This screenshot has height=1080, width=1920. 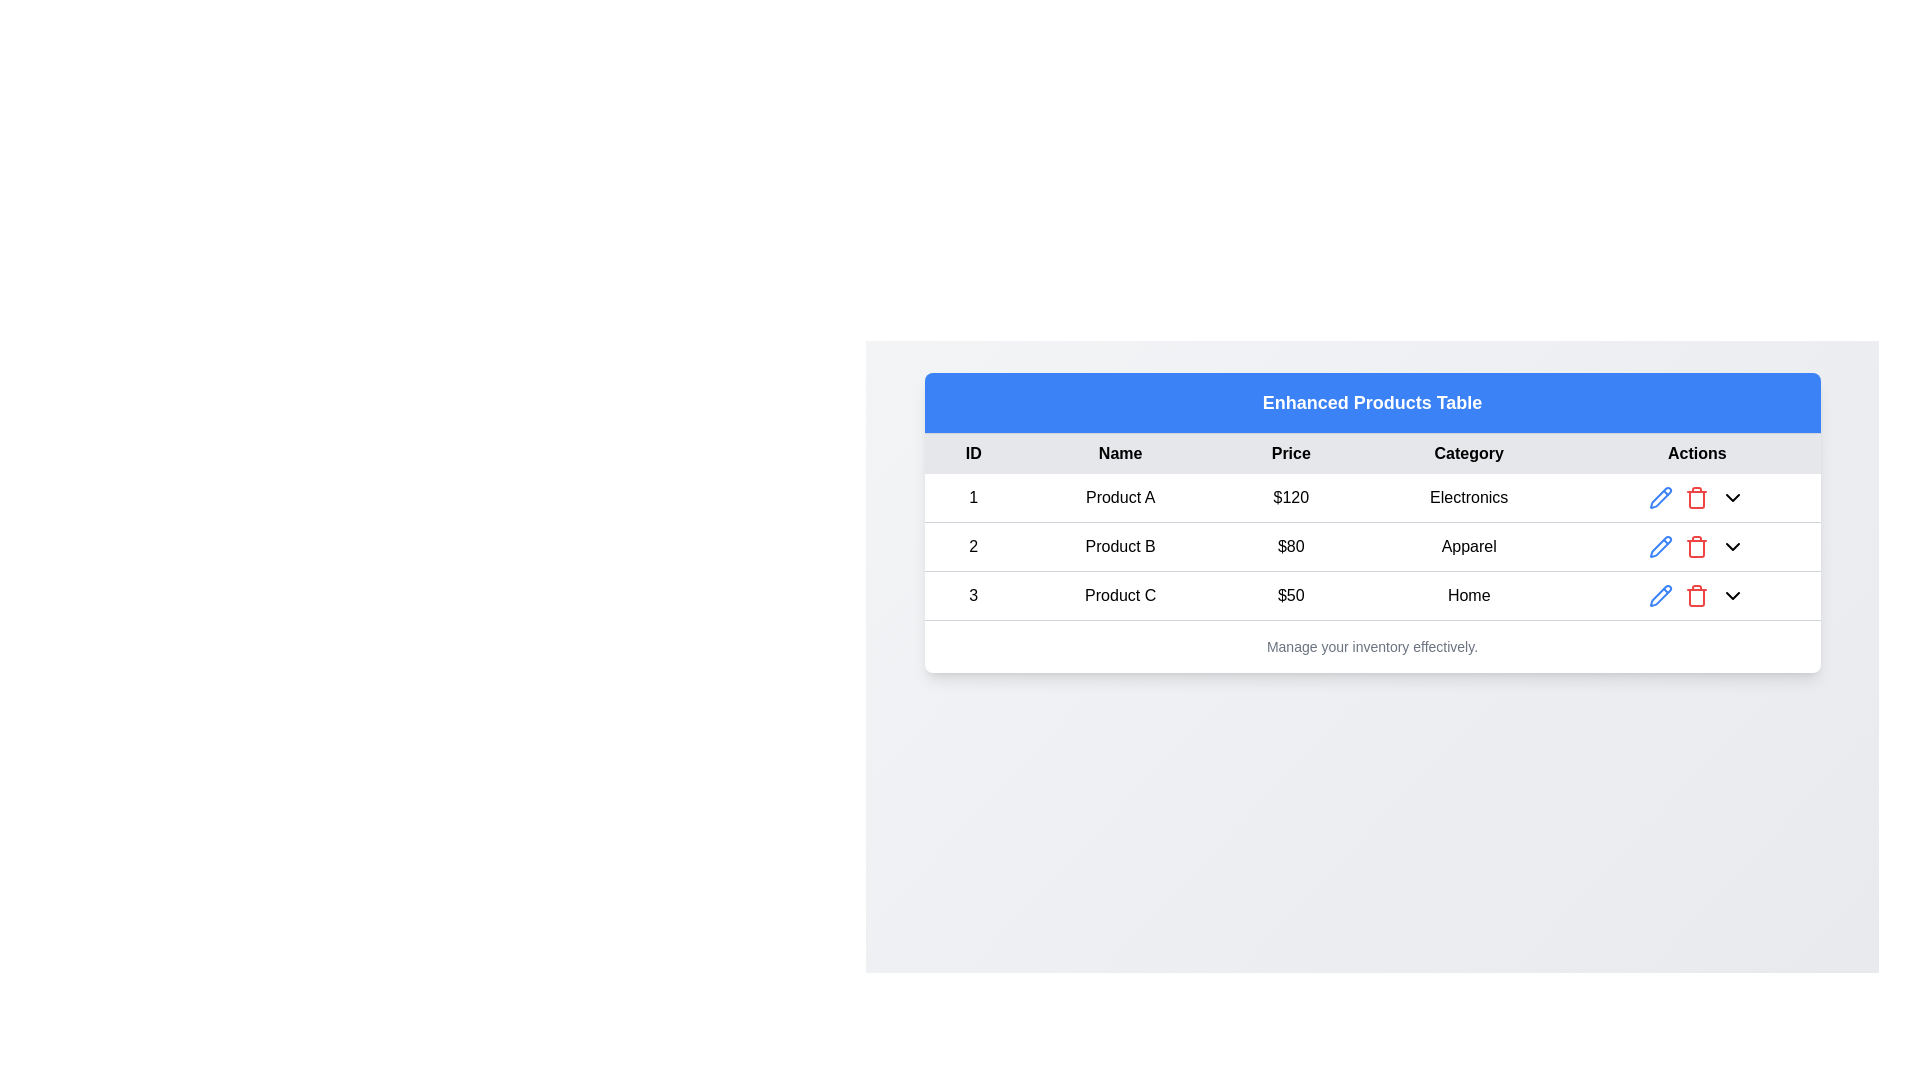 What do you see at coordinates (1120, 497) in the screenshot?
I see `the static text element displaying 'Product A' located in the 'Name' column of the table, specifically the second box of the first row, between 'ID' and 'Price'` at bounding box center [1120, 497].